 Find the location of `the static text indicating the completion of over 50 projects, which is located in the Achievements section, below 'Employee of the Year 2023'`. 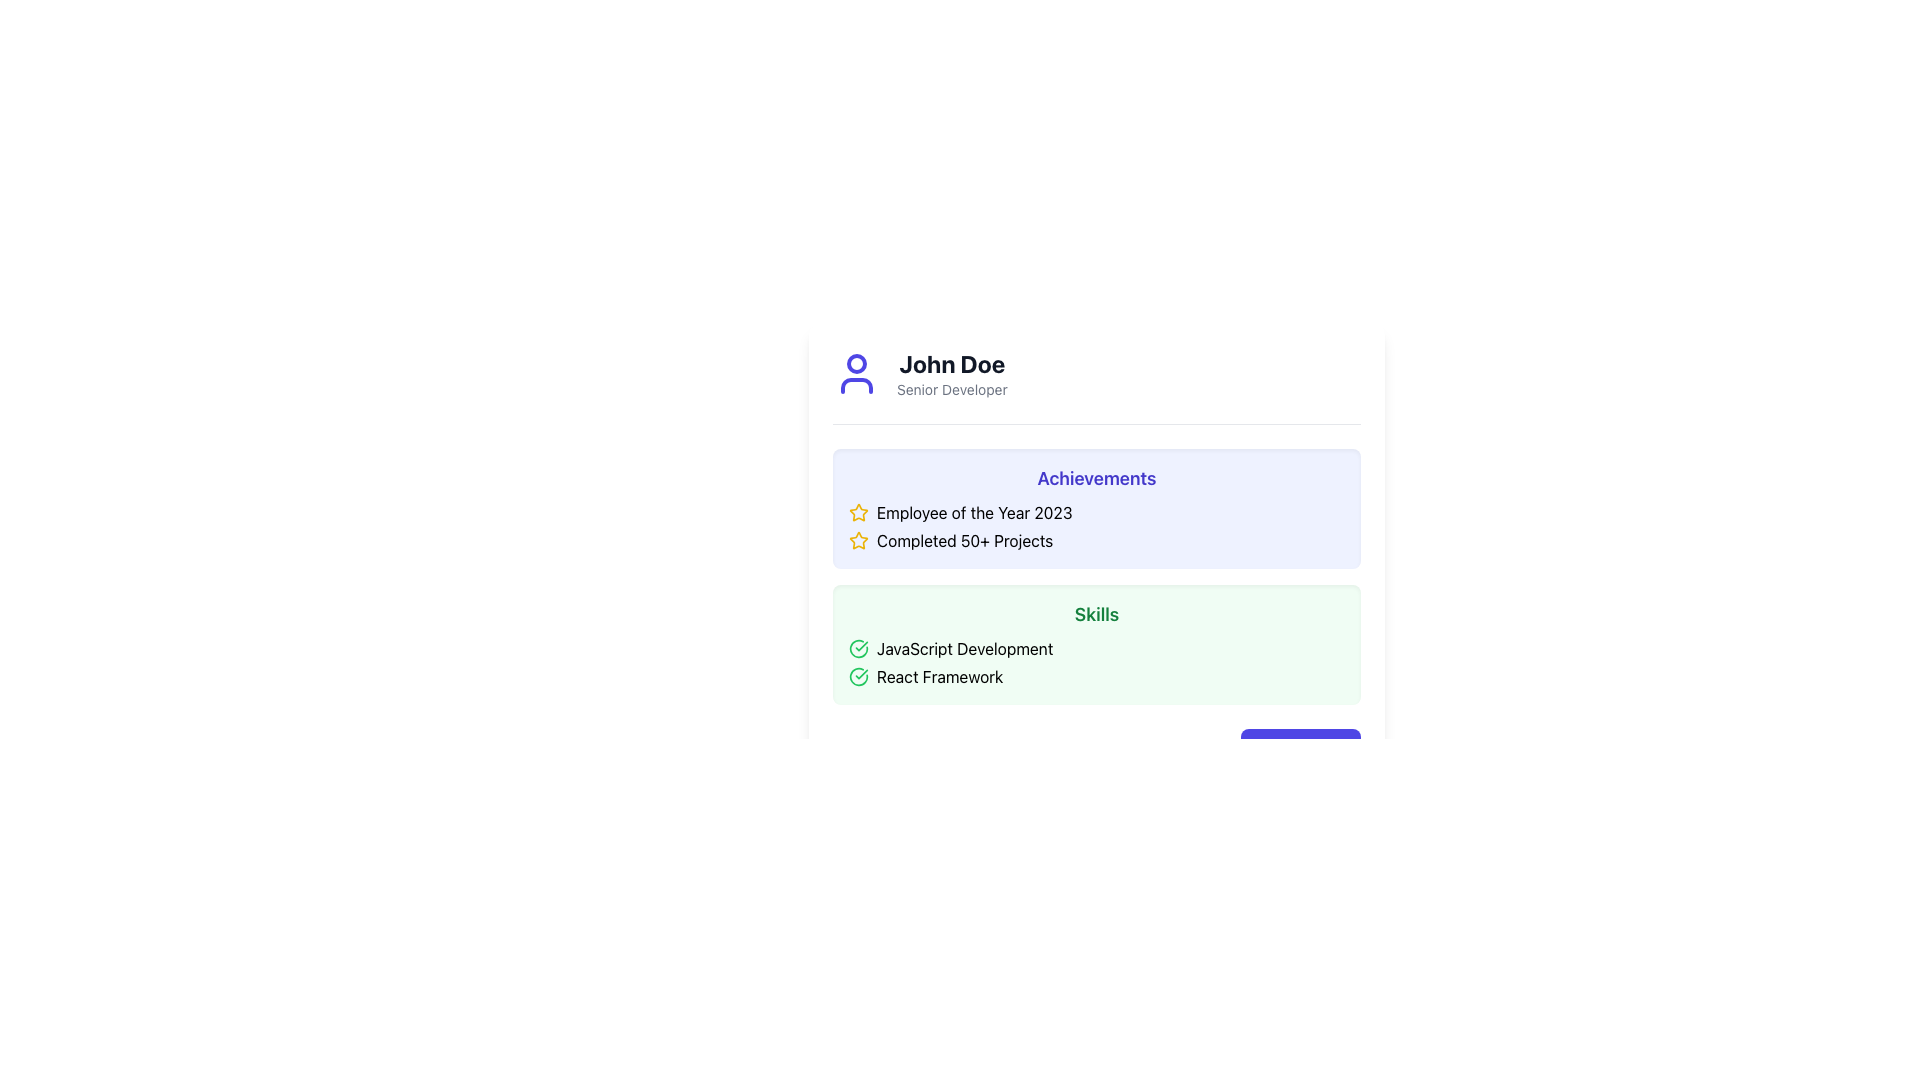

the static text indicating the completion of over 50 projects, which is located in the Achievements section, below 'Employee of the Year 2023' is located at coordinates (965, 540).